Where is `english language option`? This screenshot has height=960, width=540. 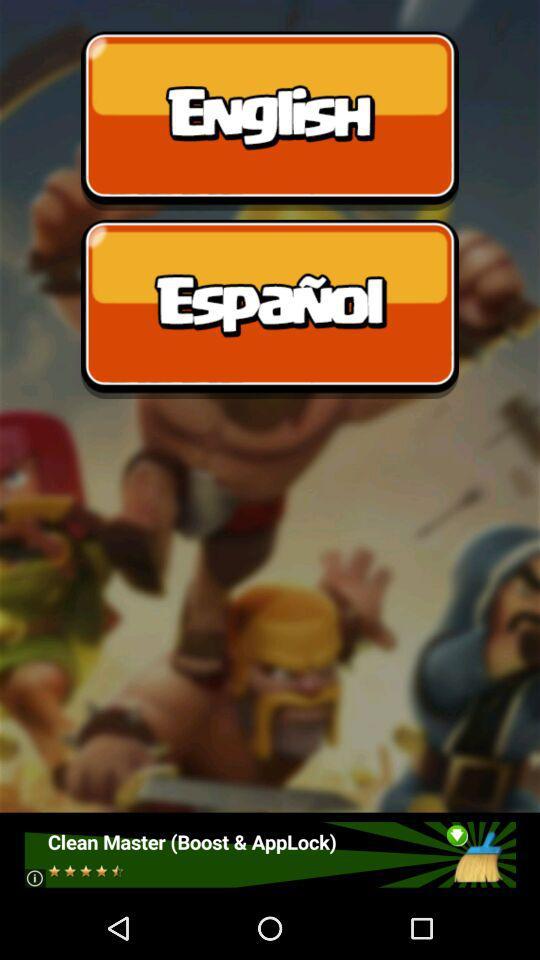
english language option is located at coordinates (270, 120).